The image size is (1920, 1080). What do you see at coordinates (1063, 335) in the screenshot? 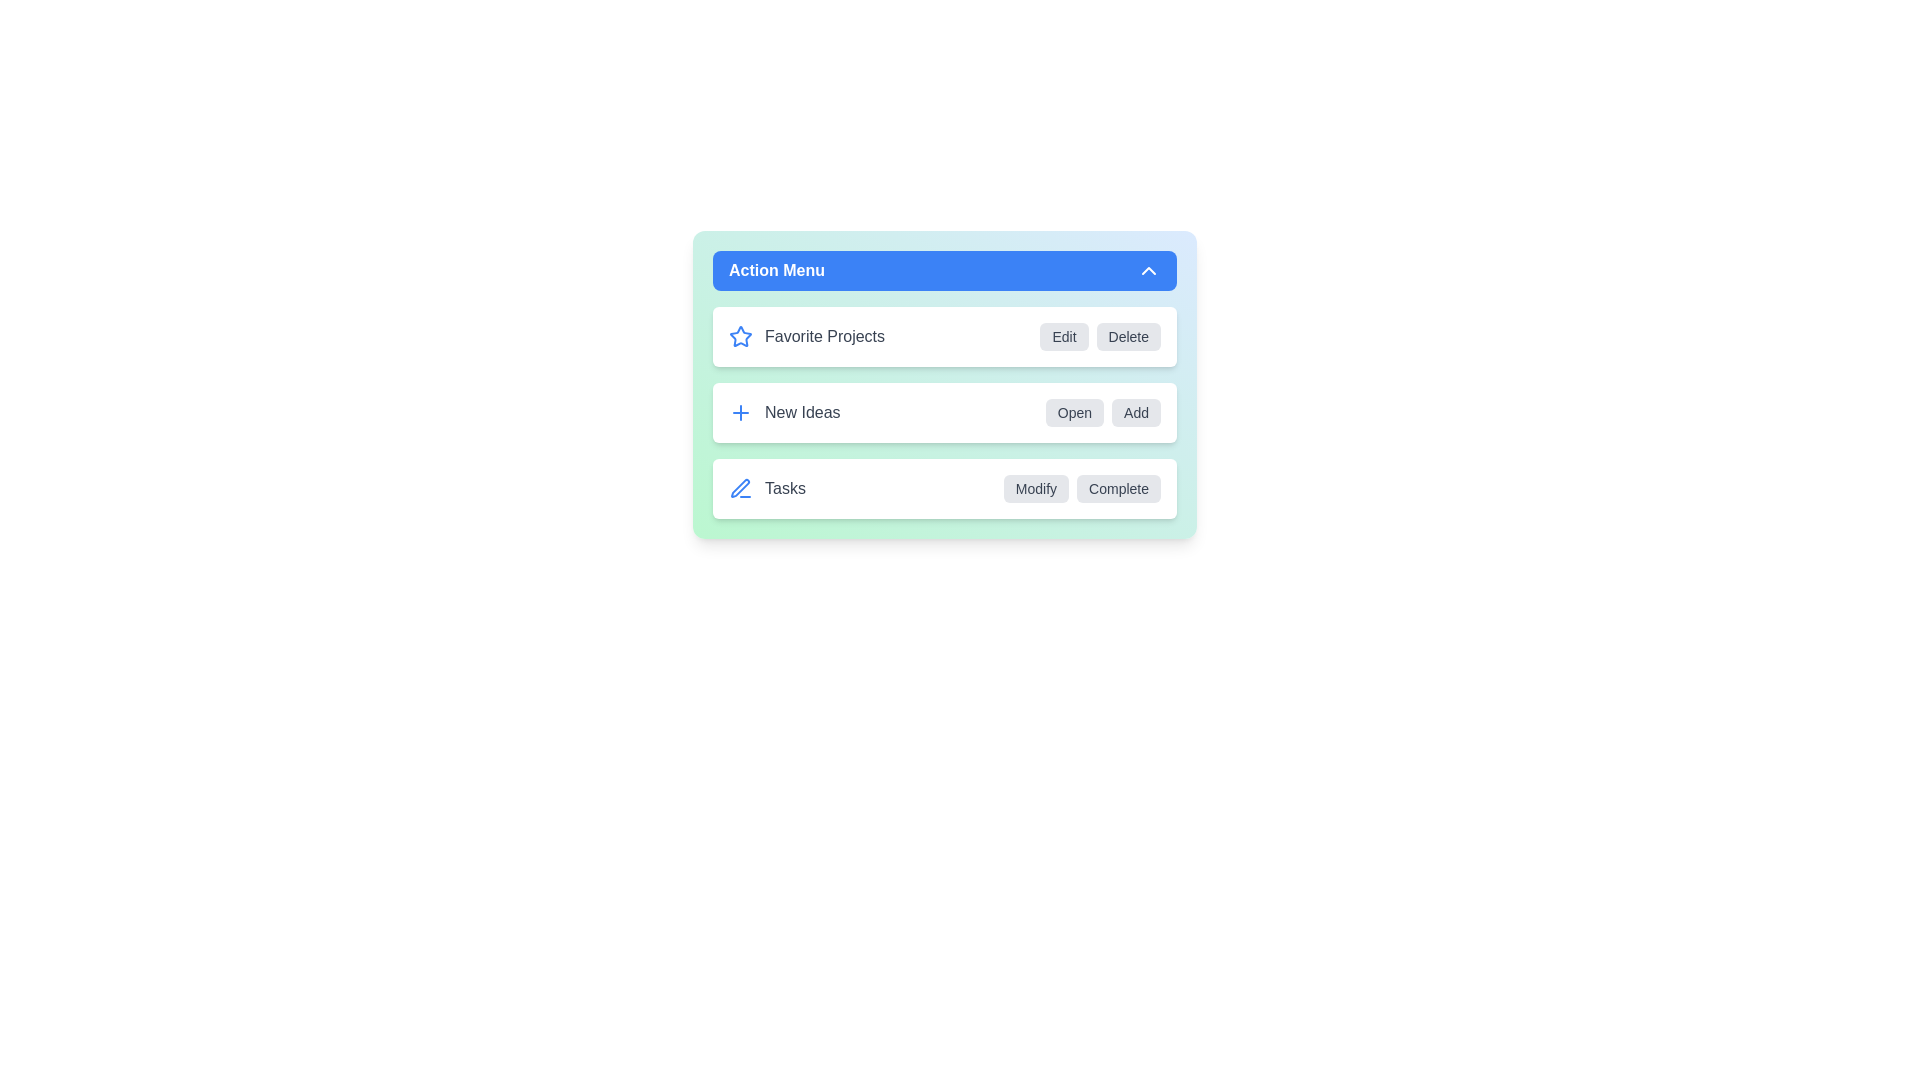
I see `the action button labeled Edit for the item Favorite Projects` at bounding box center [1063, 335].